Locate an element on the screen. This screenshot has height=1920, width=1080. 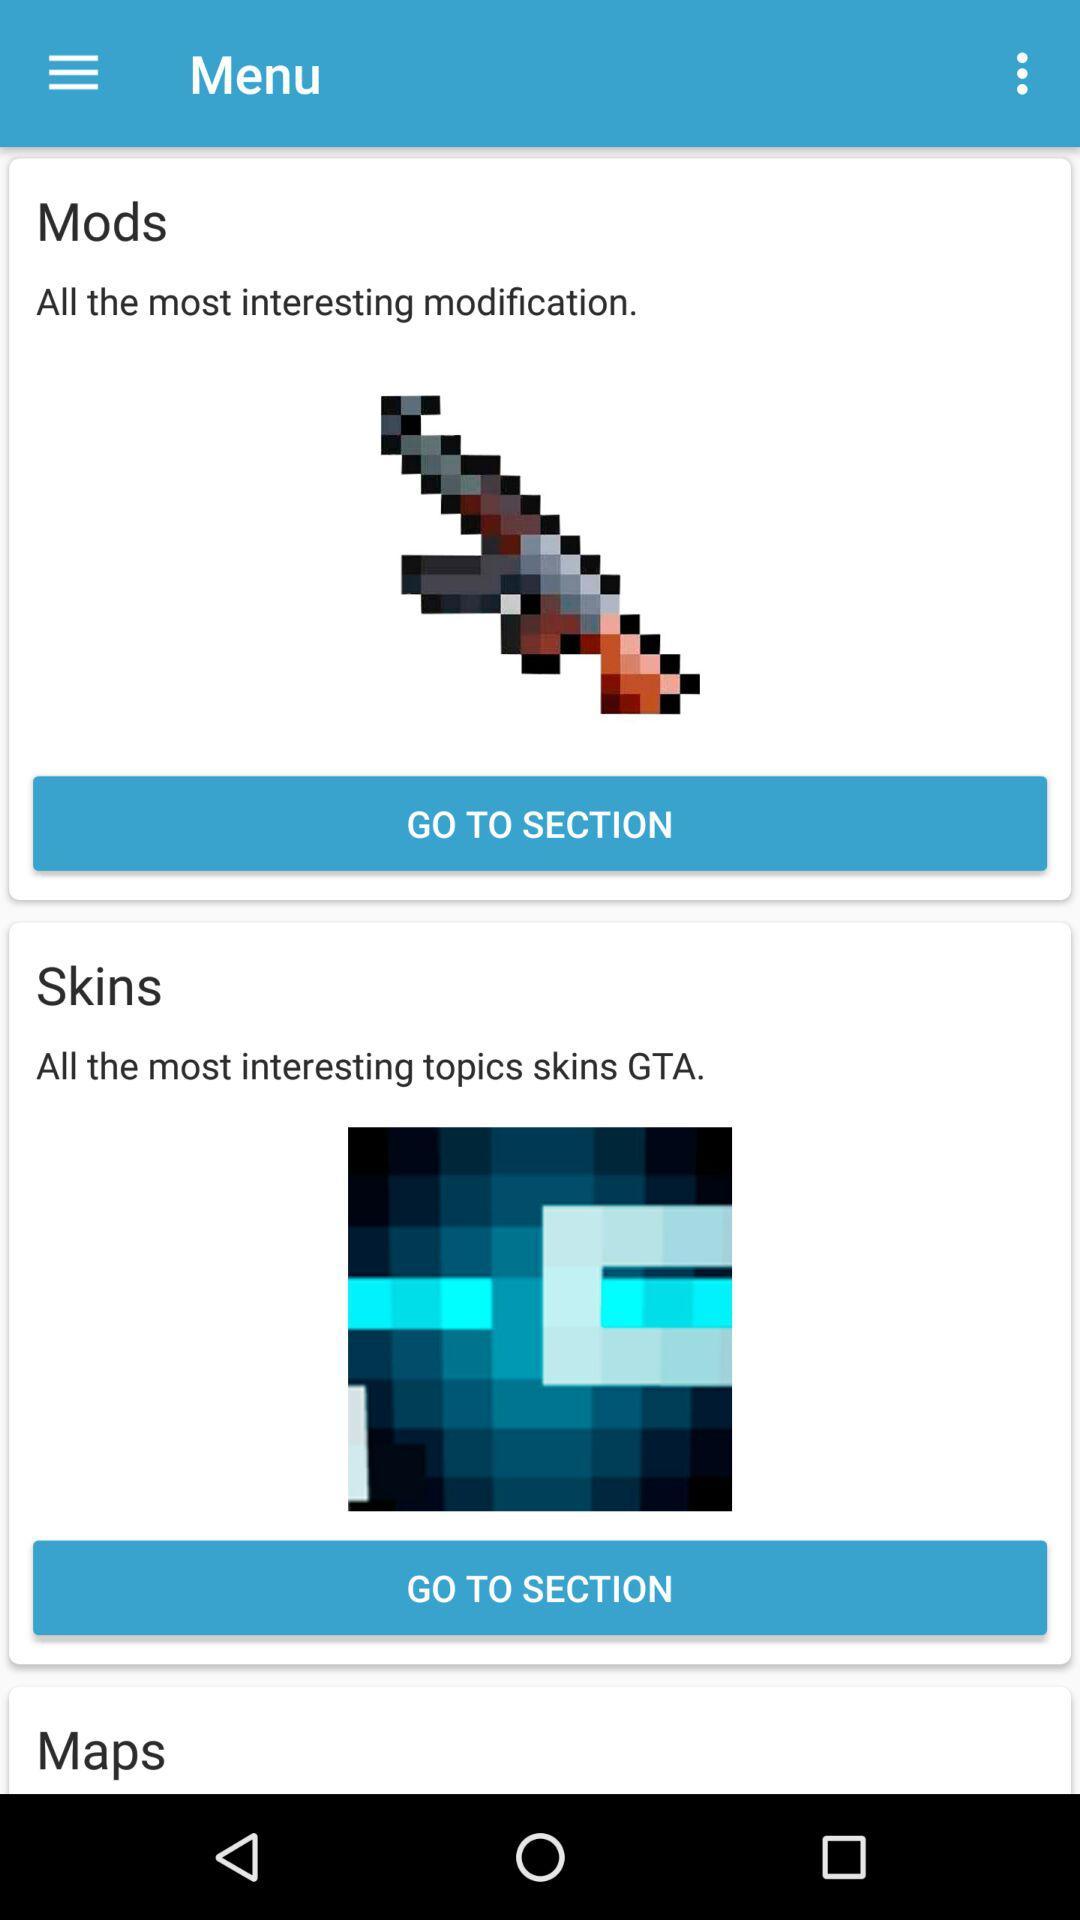
the item above the mods item is located at coordinates (72, 73).